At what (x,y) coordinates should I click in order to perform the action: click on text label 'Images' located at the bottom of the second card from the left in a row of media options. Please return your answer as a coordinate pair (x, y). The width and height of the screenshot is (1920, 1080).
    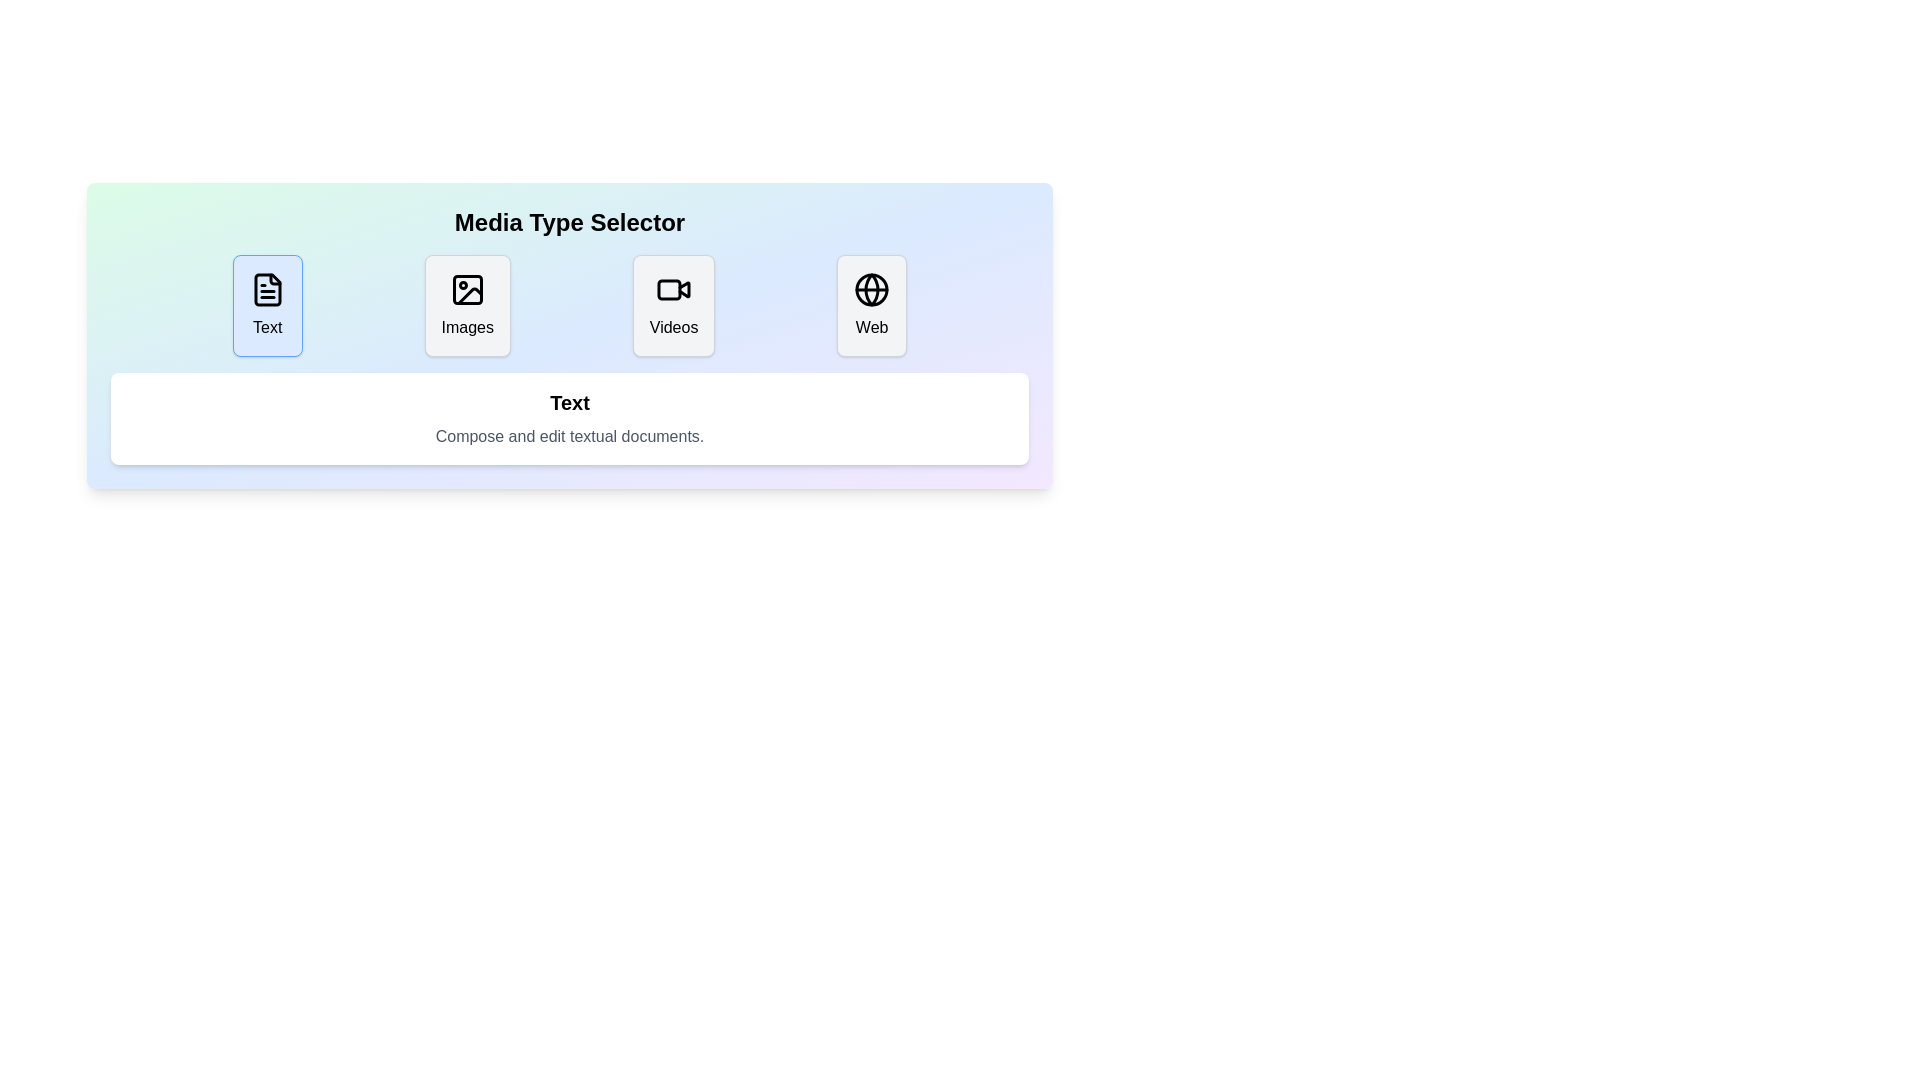
    Looking at the image, I should click on (466, 326).